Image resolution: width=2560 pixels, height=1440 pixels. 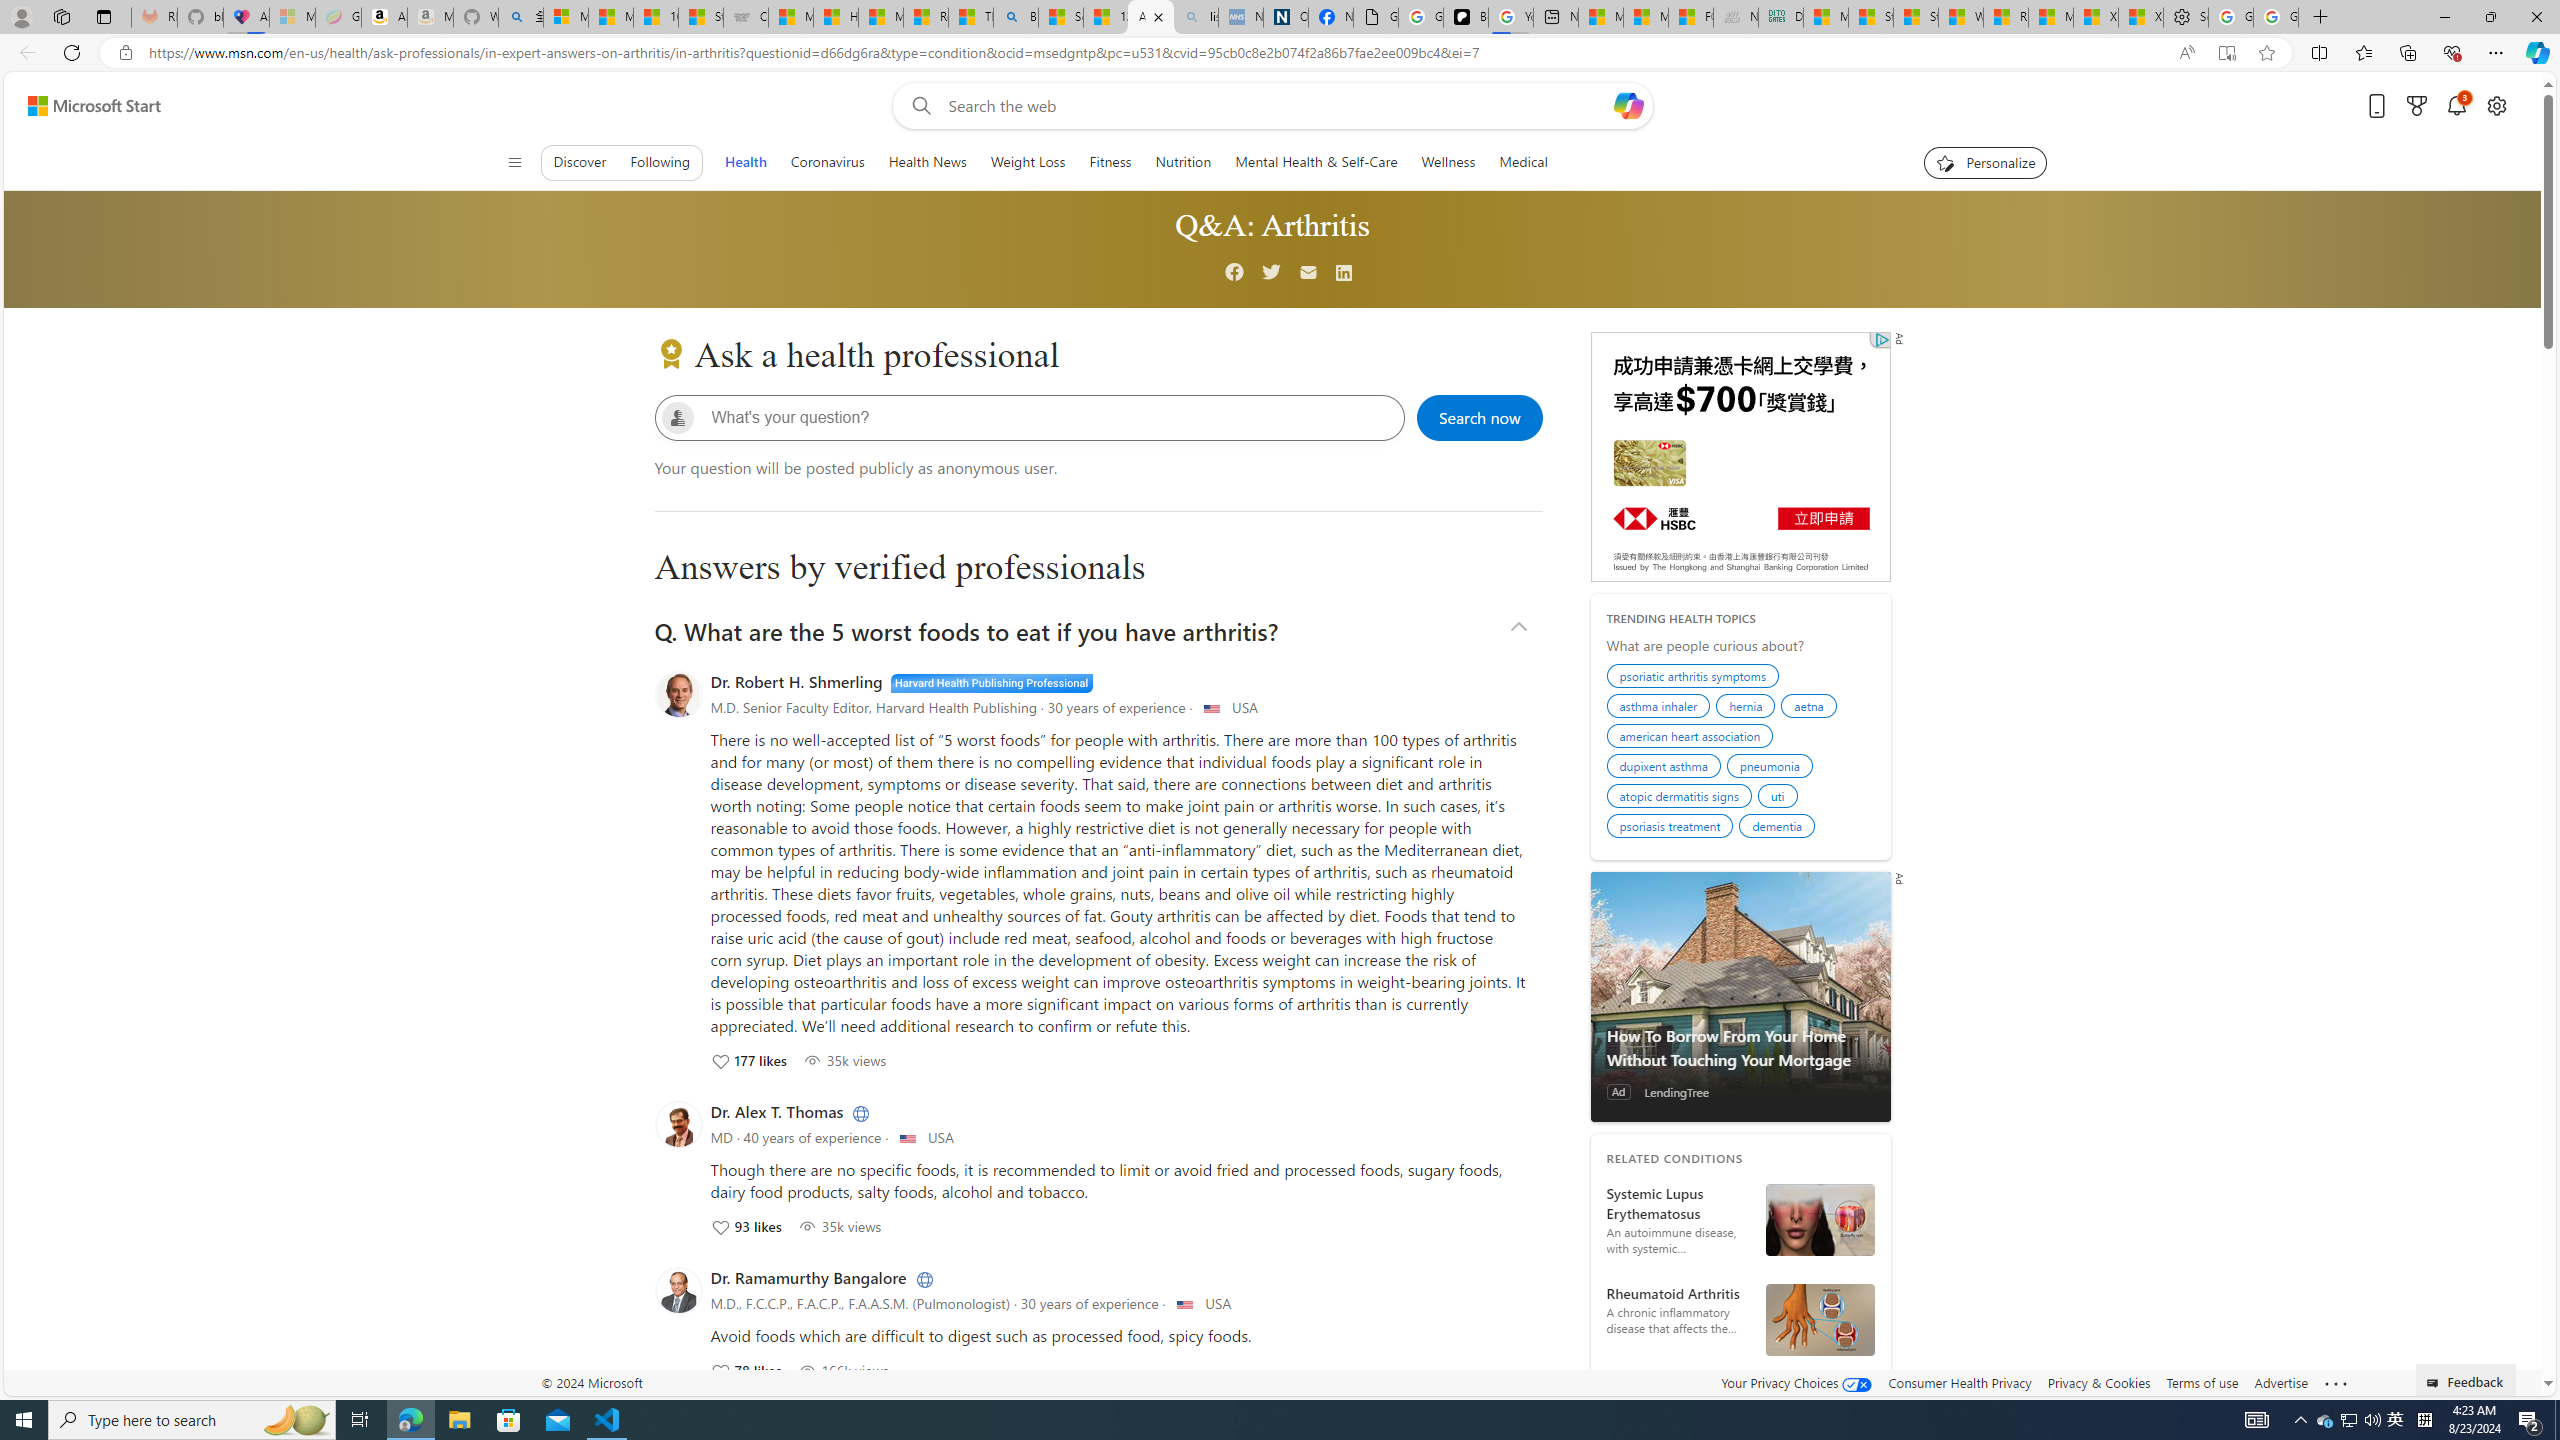 What do you see at coordinates (1447, 161) in the screenshot?
I see `'Wellness'` at bounding box center [1447, 161].